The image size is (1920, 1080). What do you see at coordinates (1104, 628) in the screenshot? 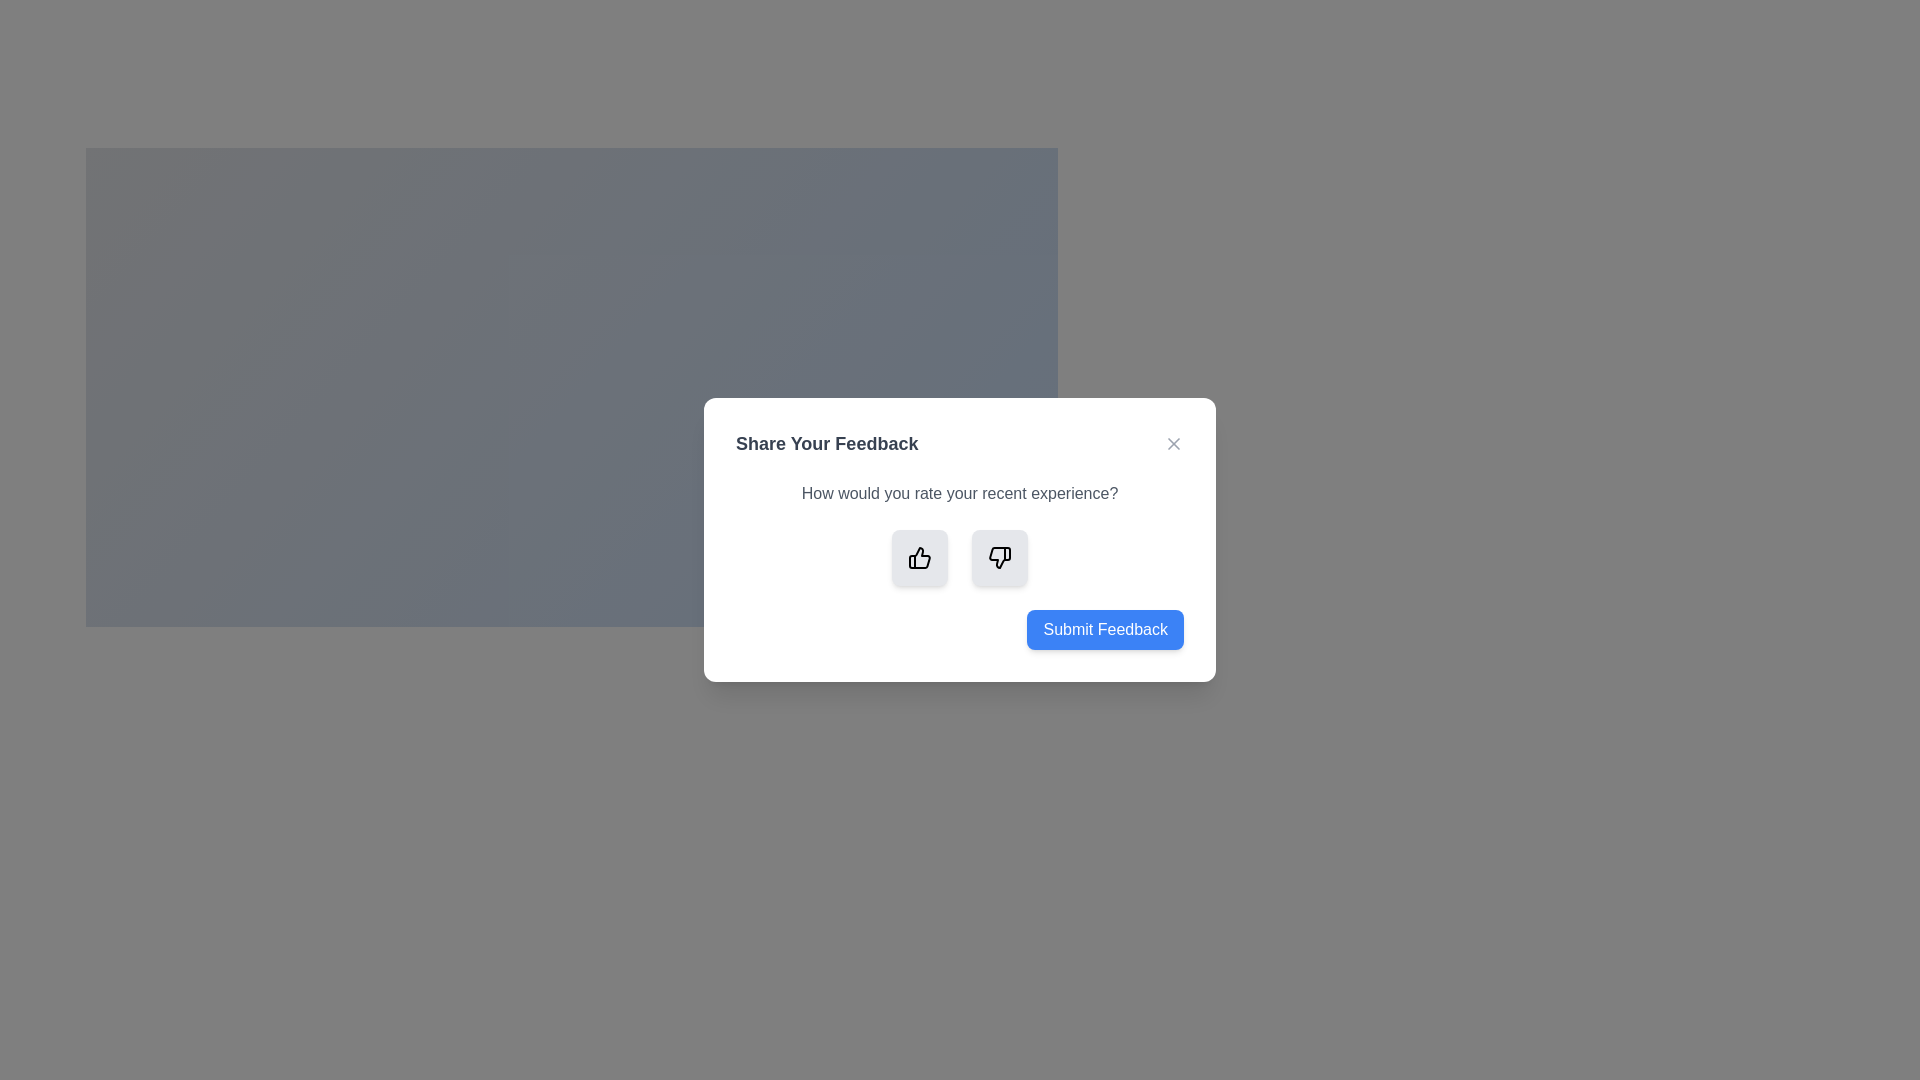
I see `the 'Submit Feedback' button located at the bottom-right corner of the modal window` at bounding box center [1104, 628].